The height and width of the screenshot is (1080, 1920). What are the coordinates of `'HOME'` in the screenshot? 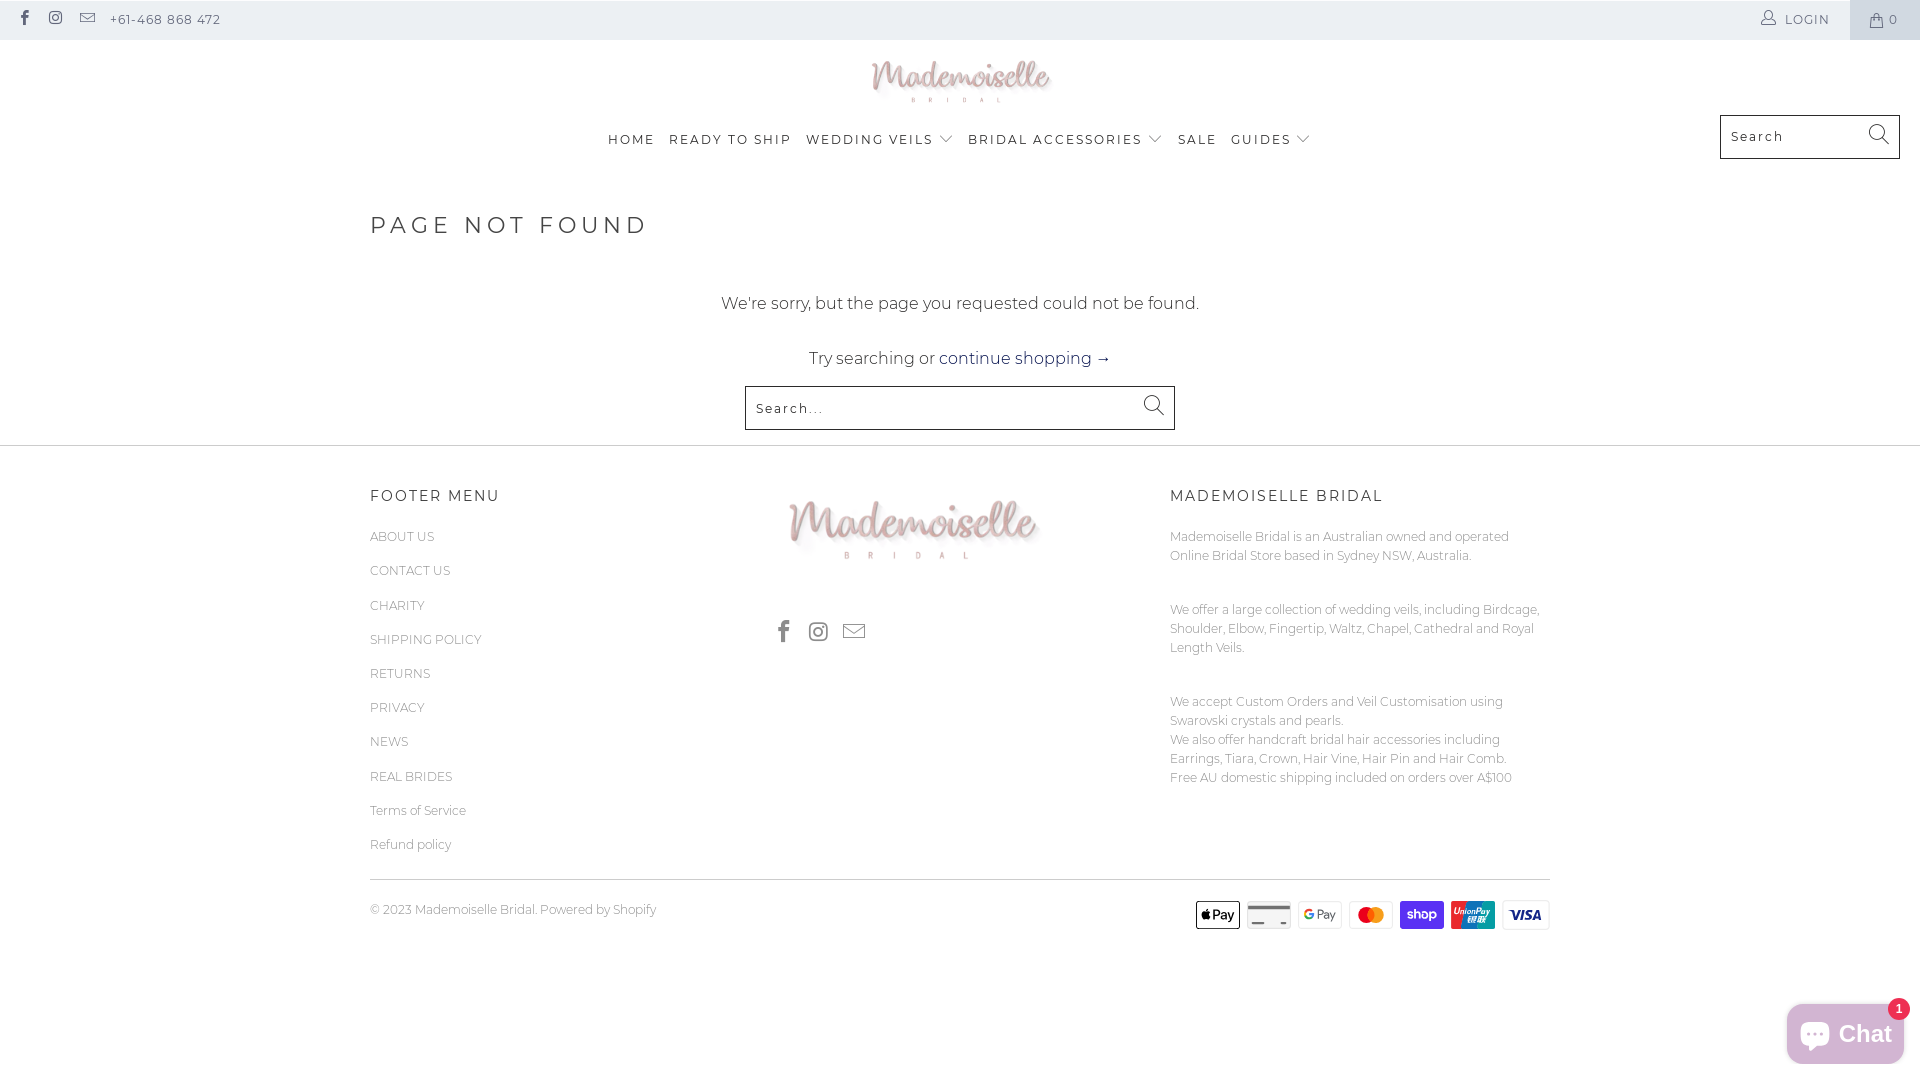 It's located at (607, 138).